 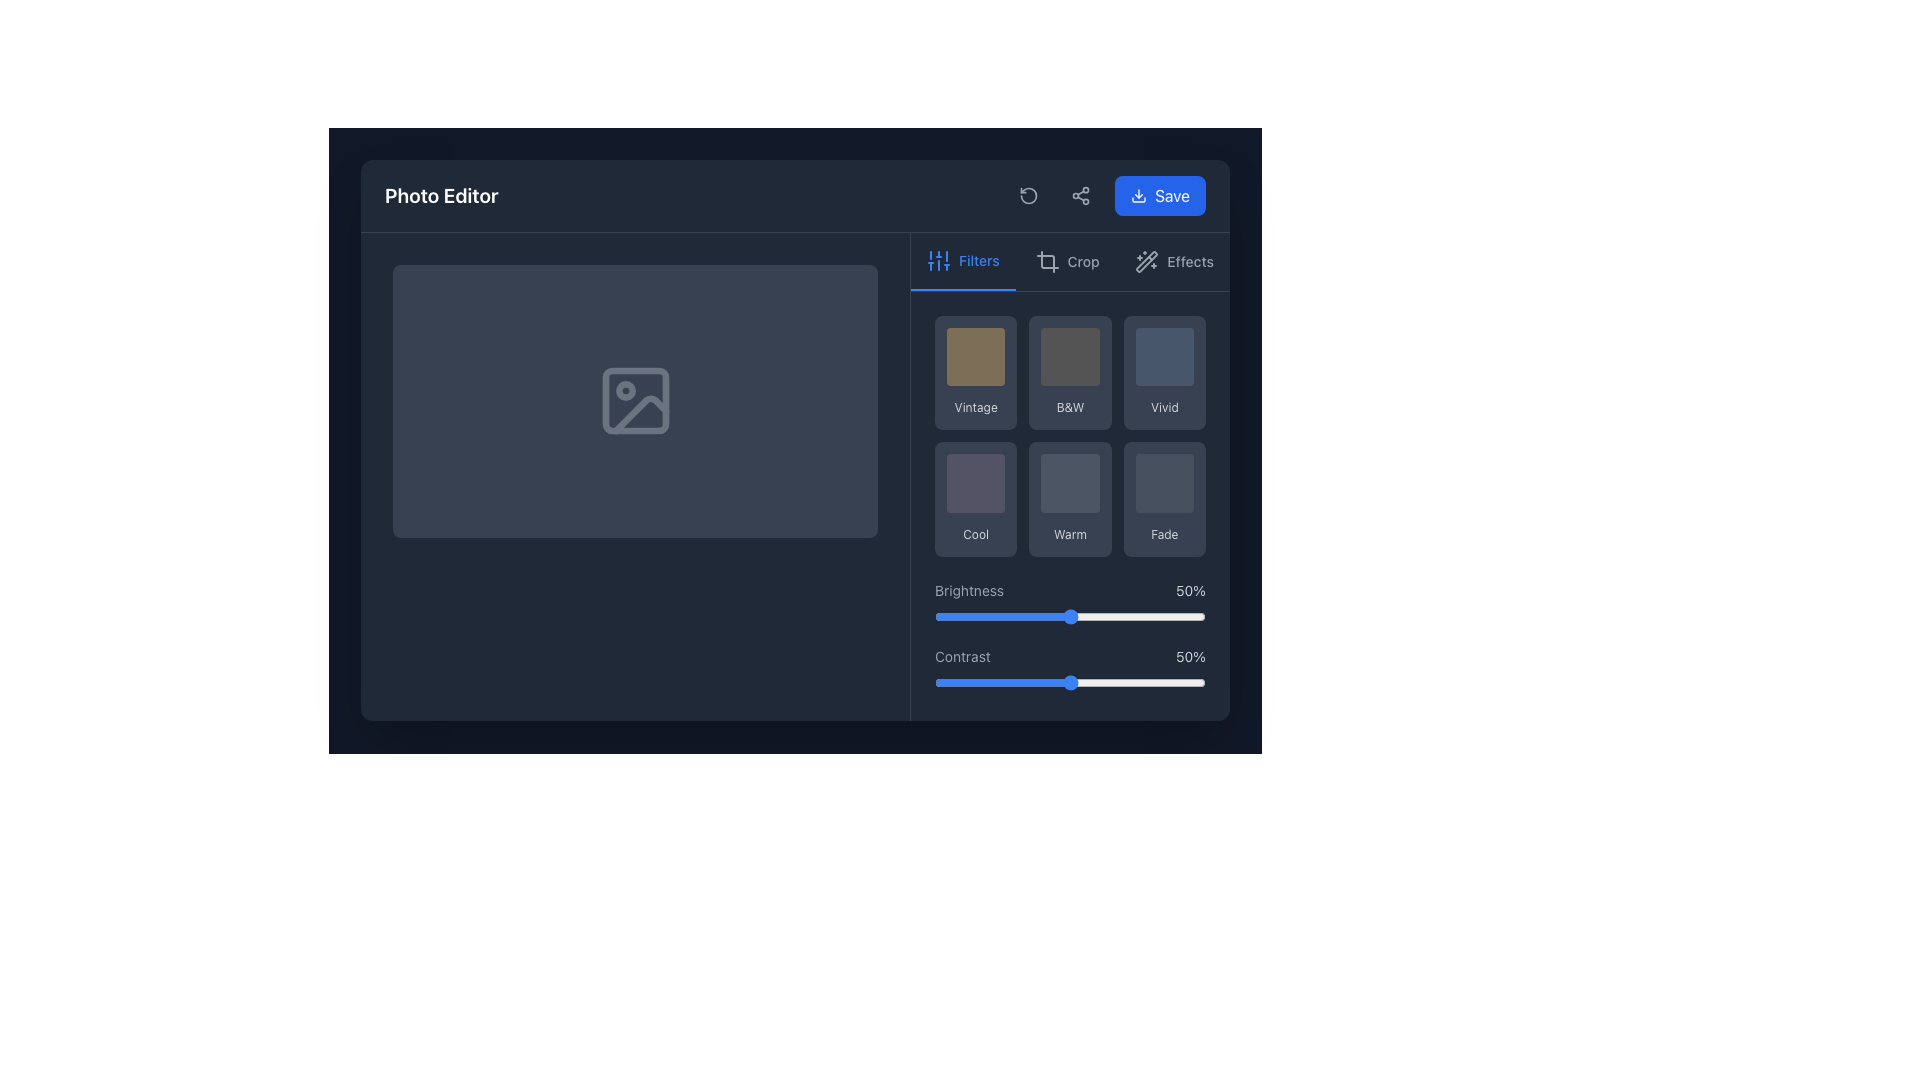 What do you see at coordinates (963, 261) in the screenshot?
I see `the 'Filters' button in the navigation toolbar` at bounding box center [963, 261].